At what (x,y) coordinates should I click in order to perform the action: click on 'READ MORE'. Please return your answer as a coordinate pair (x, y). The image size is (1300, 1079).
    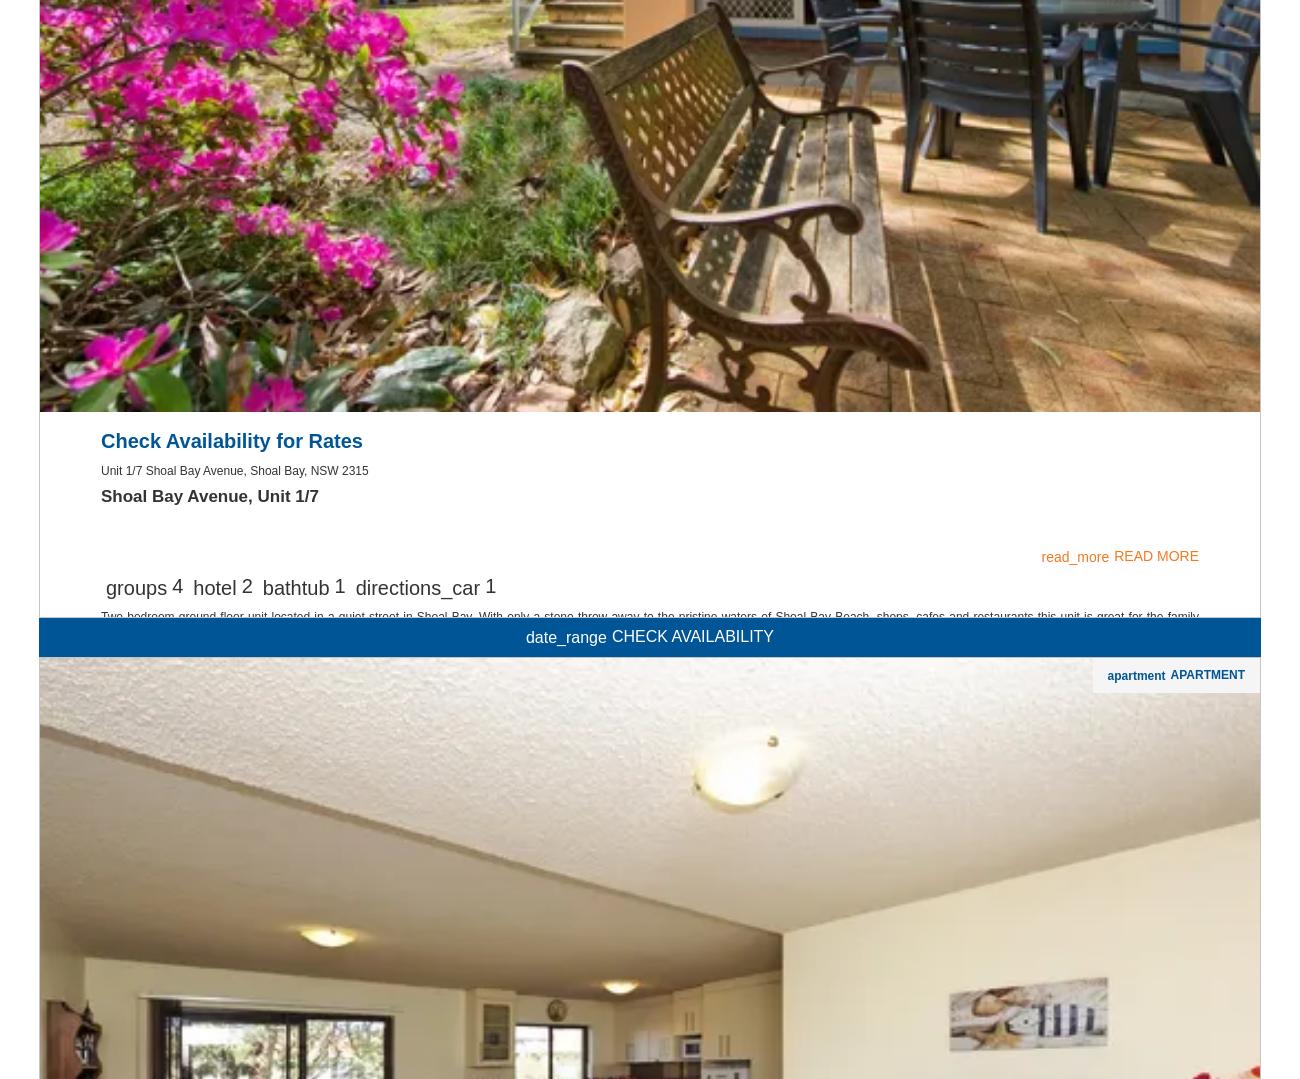
    Looking at the image, I should click on (1156, 812).